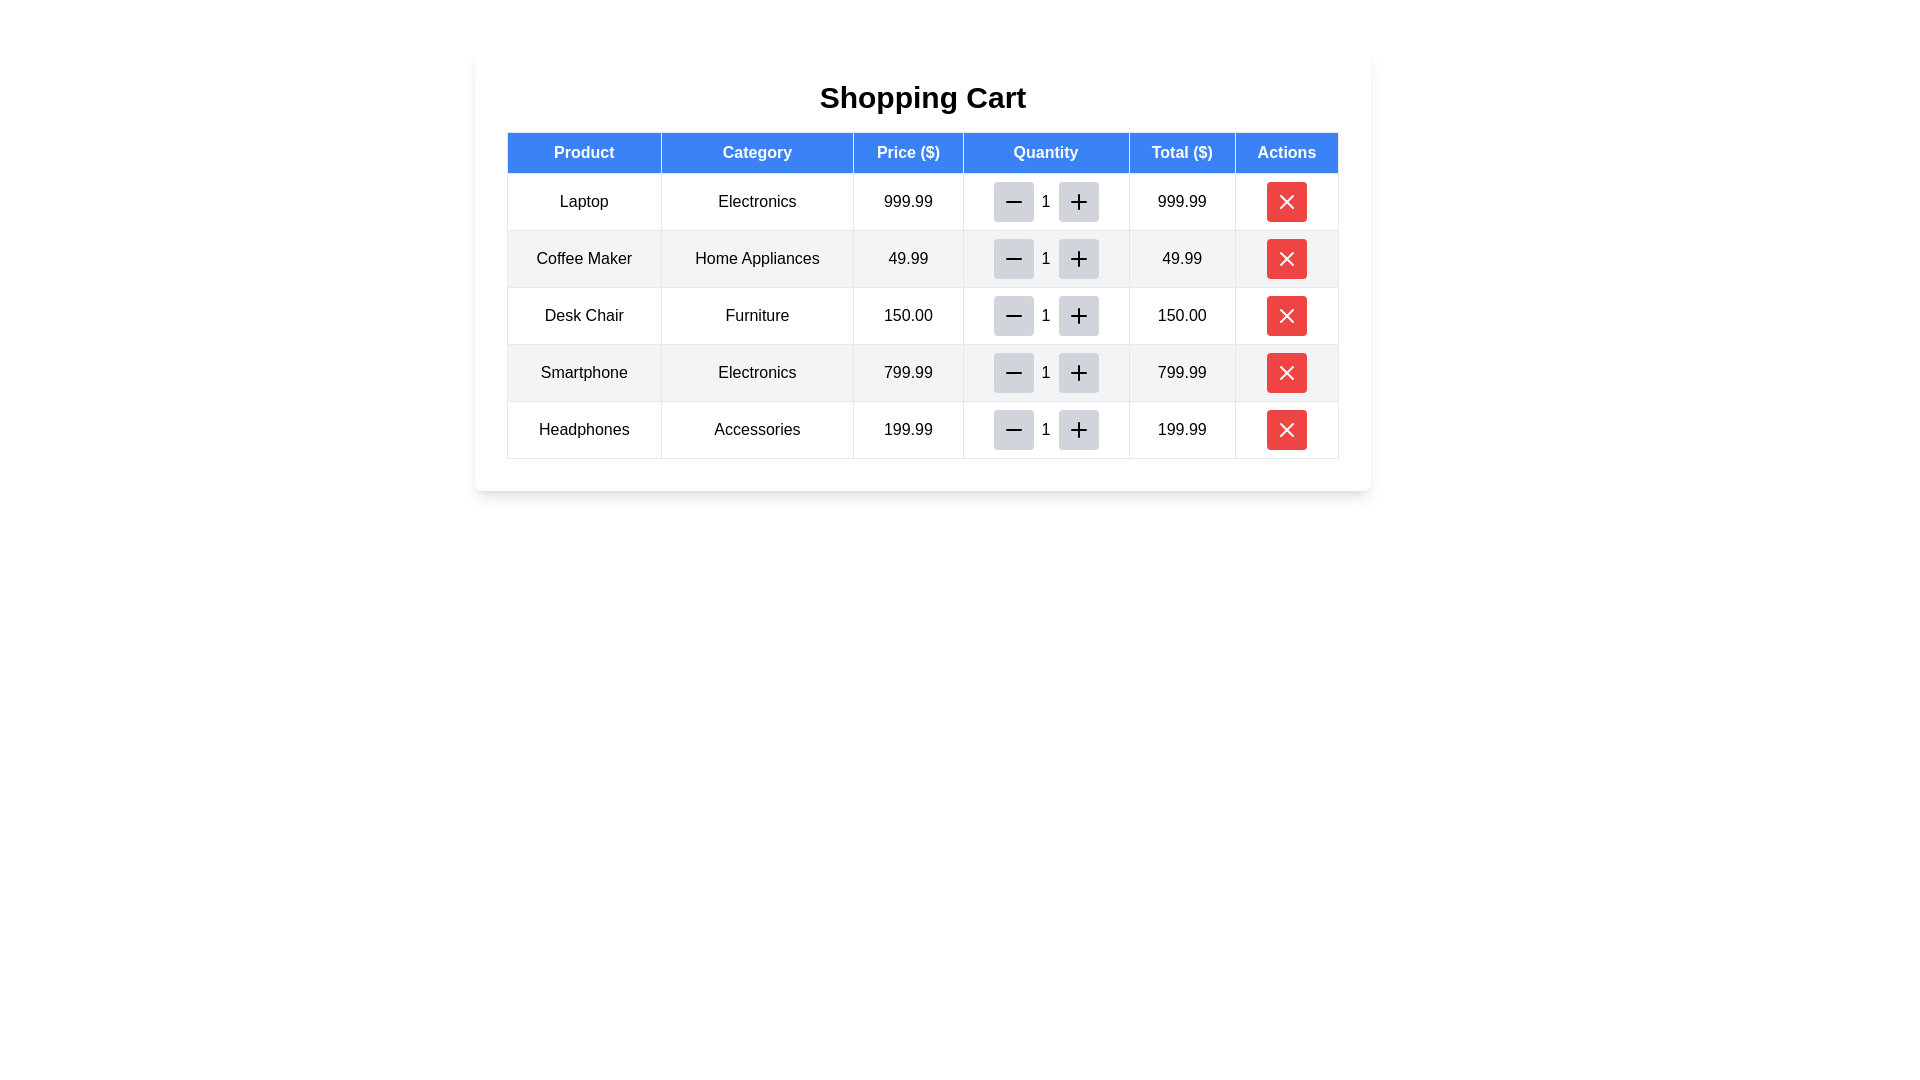 Image resolution: width=1920 pixels, height=1080 pixels. Describe the element at coordinates (756, 257) in the screenshot. I see `the text label displaying the category of the product in the second row of the shopping cart table, located under the 'Category' column` at that location.